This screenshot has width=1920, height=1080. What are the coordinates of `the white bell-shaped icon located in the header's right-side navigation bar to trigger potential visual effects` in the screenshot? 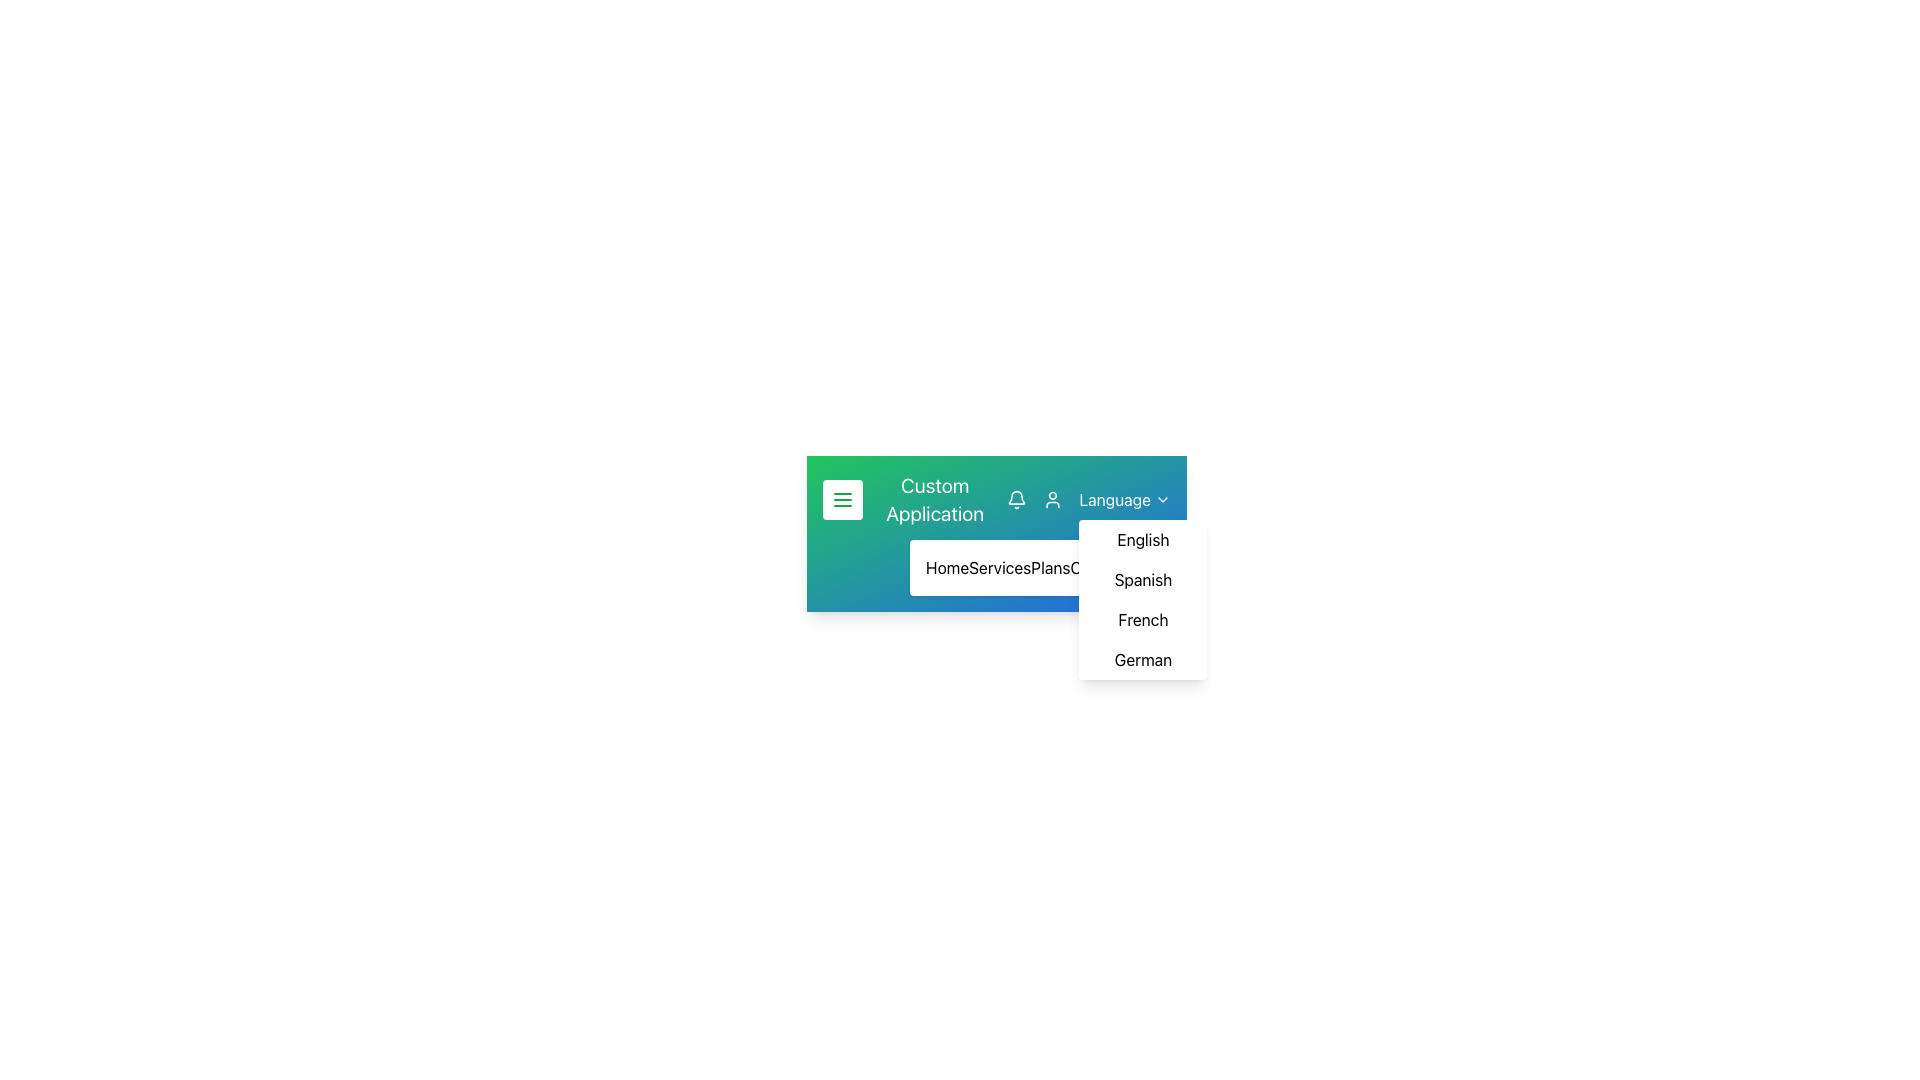 It's located at (1017, 499).